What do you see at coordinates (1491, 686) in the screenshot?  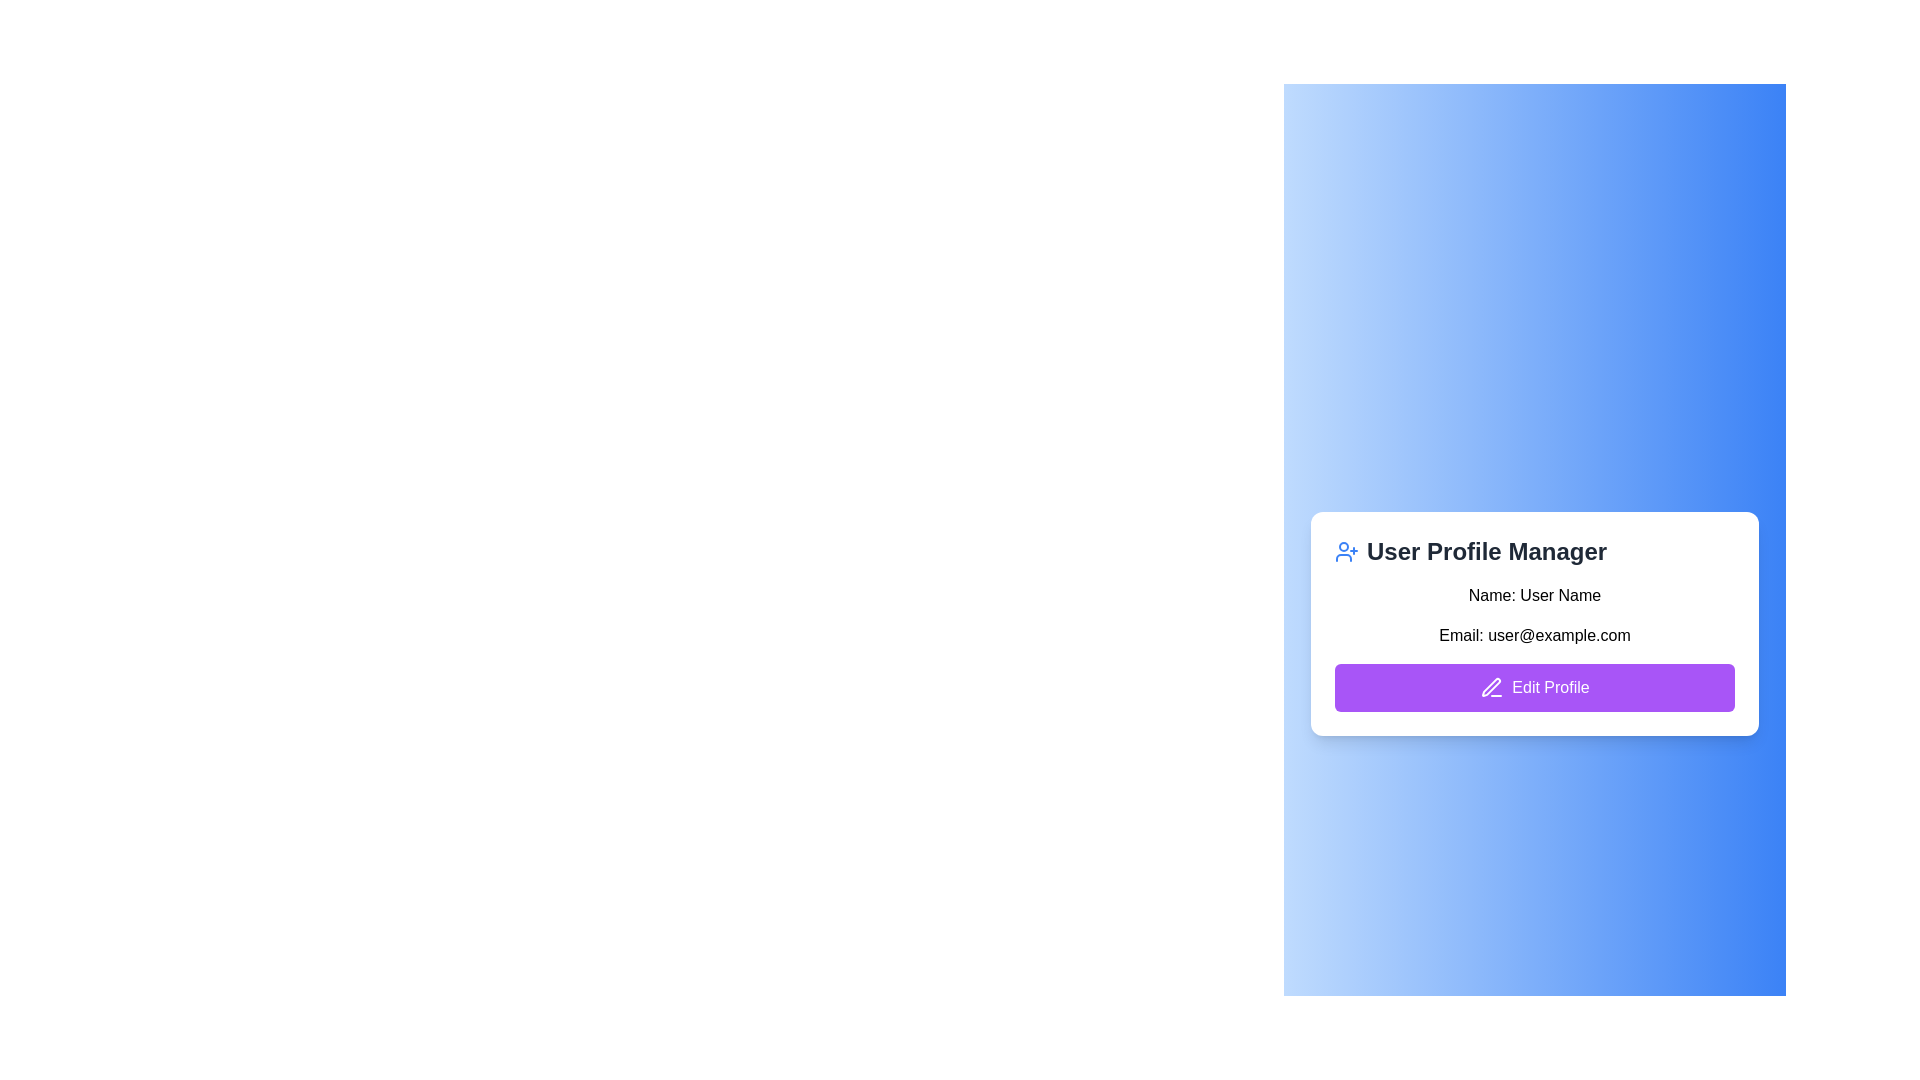 I see `the SVG icon that serves as a visual indicator for the 'Edit Profile' functionality, located to the left of the button labeled 'Edit Profile'` at bounding box center [1491, 686].